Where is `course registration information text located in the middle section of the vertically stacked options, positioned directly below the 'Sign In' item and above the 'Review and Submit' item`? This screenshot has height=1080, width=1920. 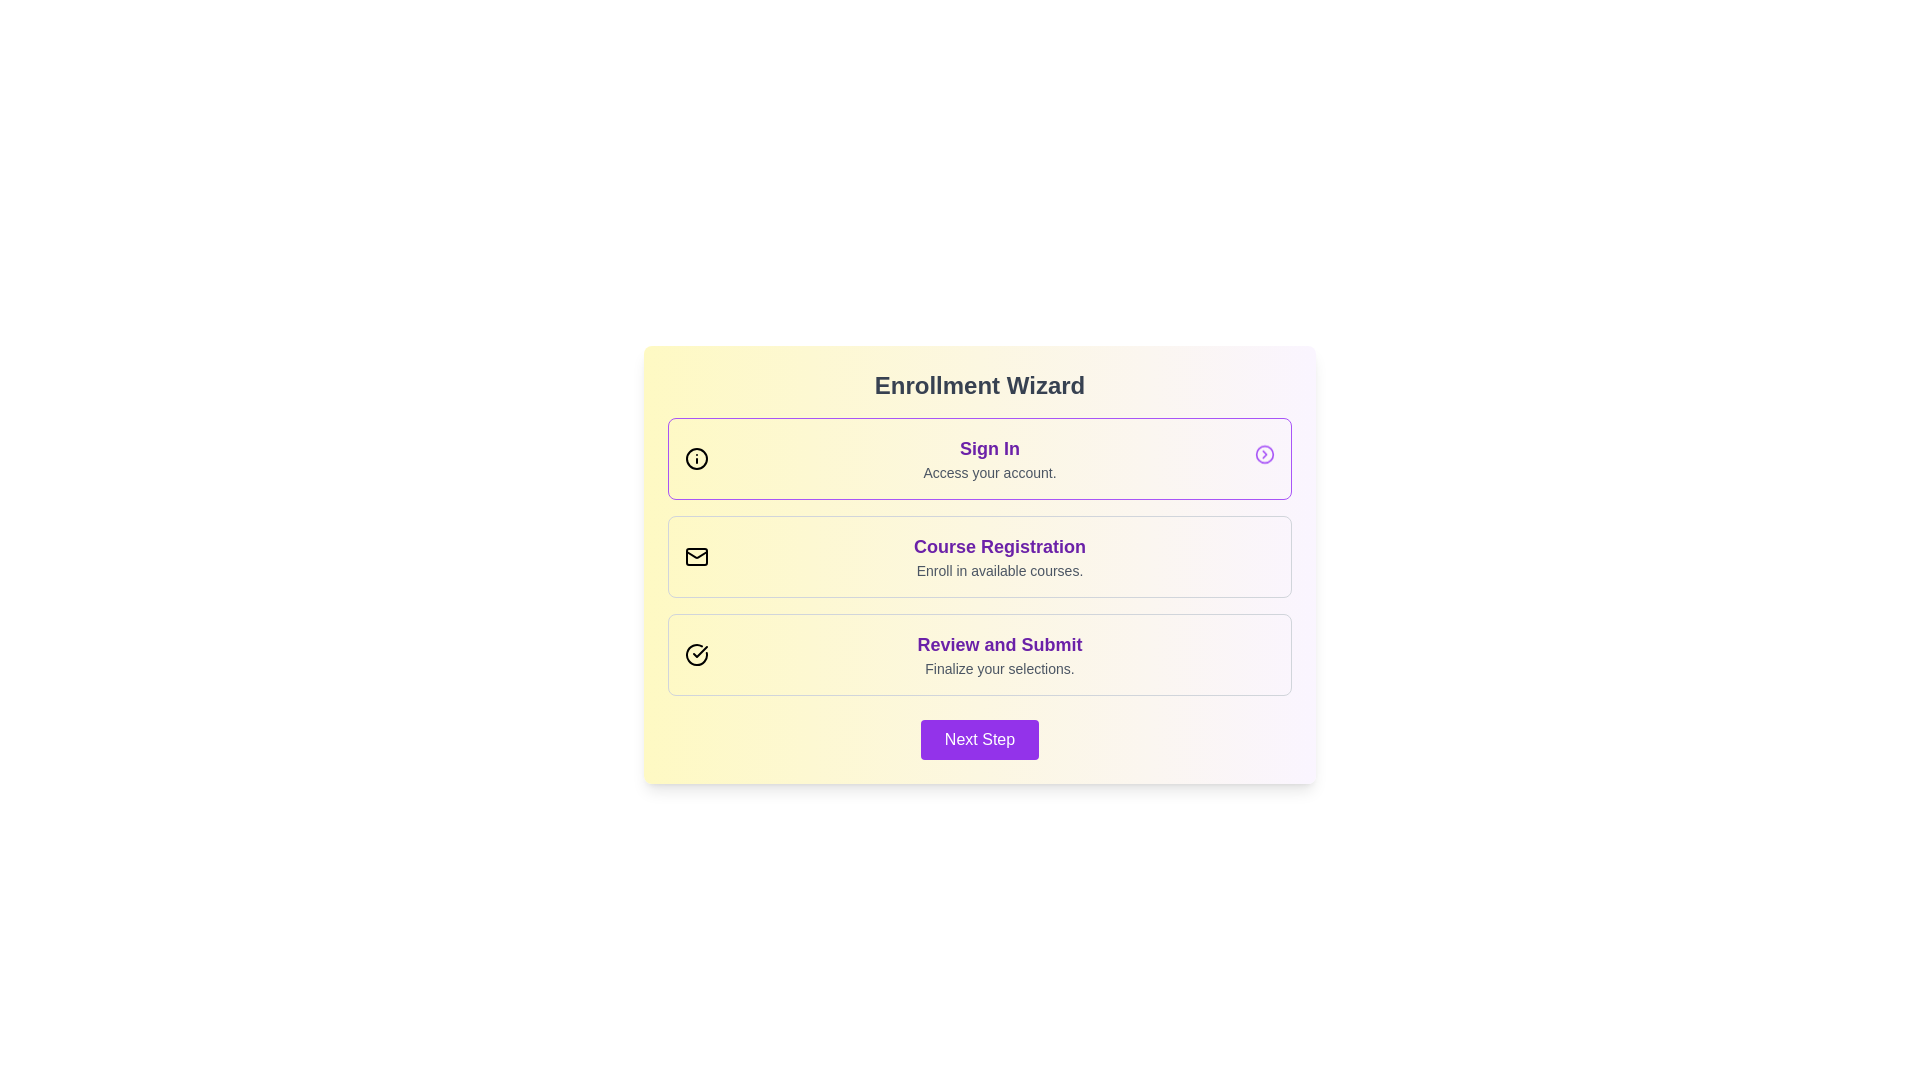
course registration information text located in the middle section of the vertically stacked options, positioned directly below the 'Sign In' item and above the 'Review and Submit' item is located at coordinates (999, 556).